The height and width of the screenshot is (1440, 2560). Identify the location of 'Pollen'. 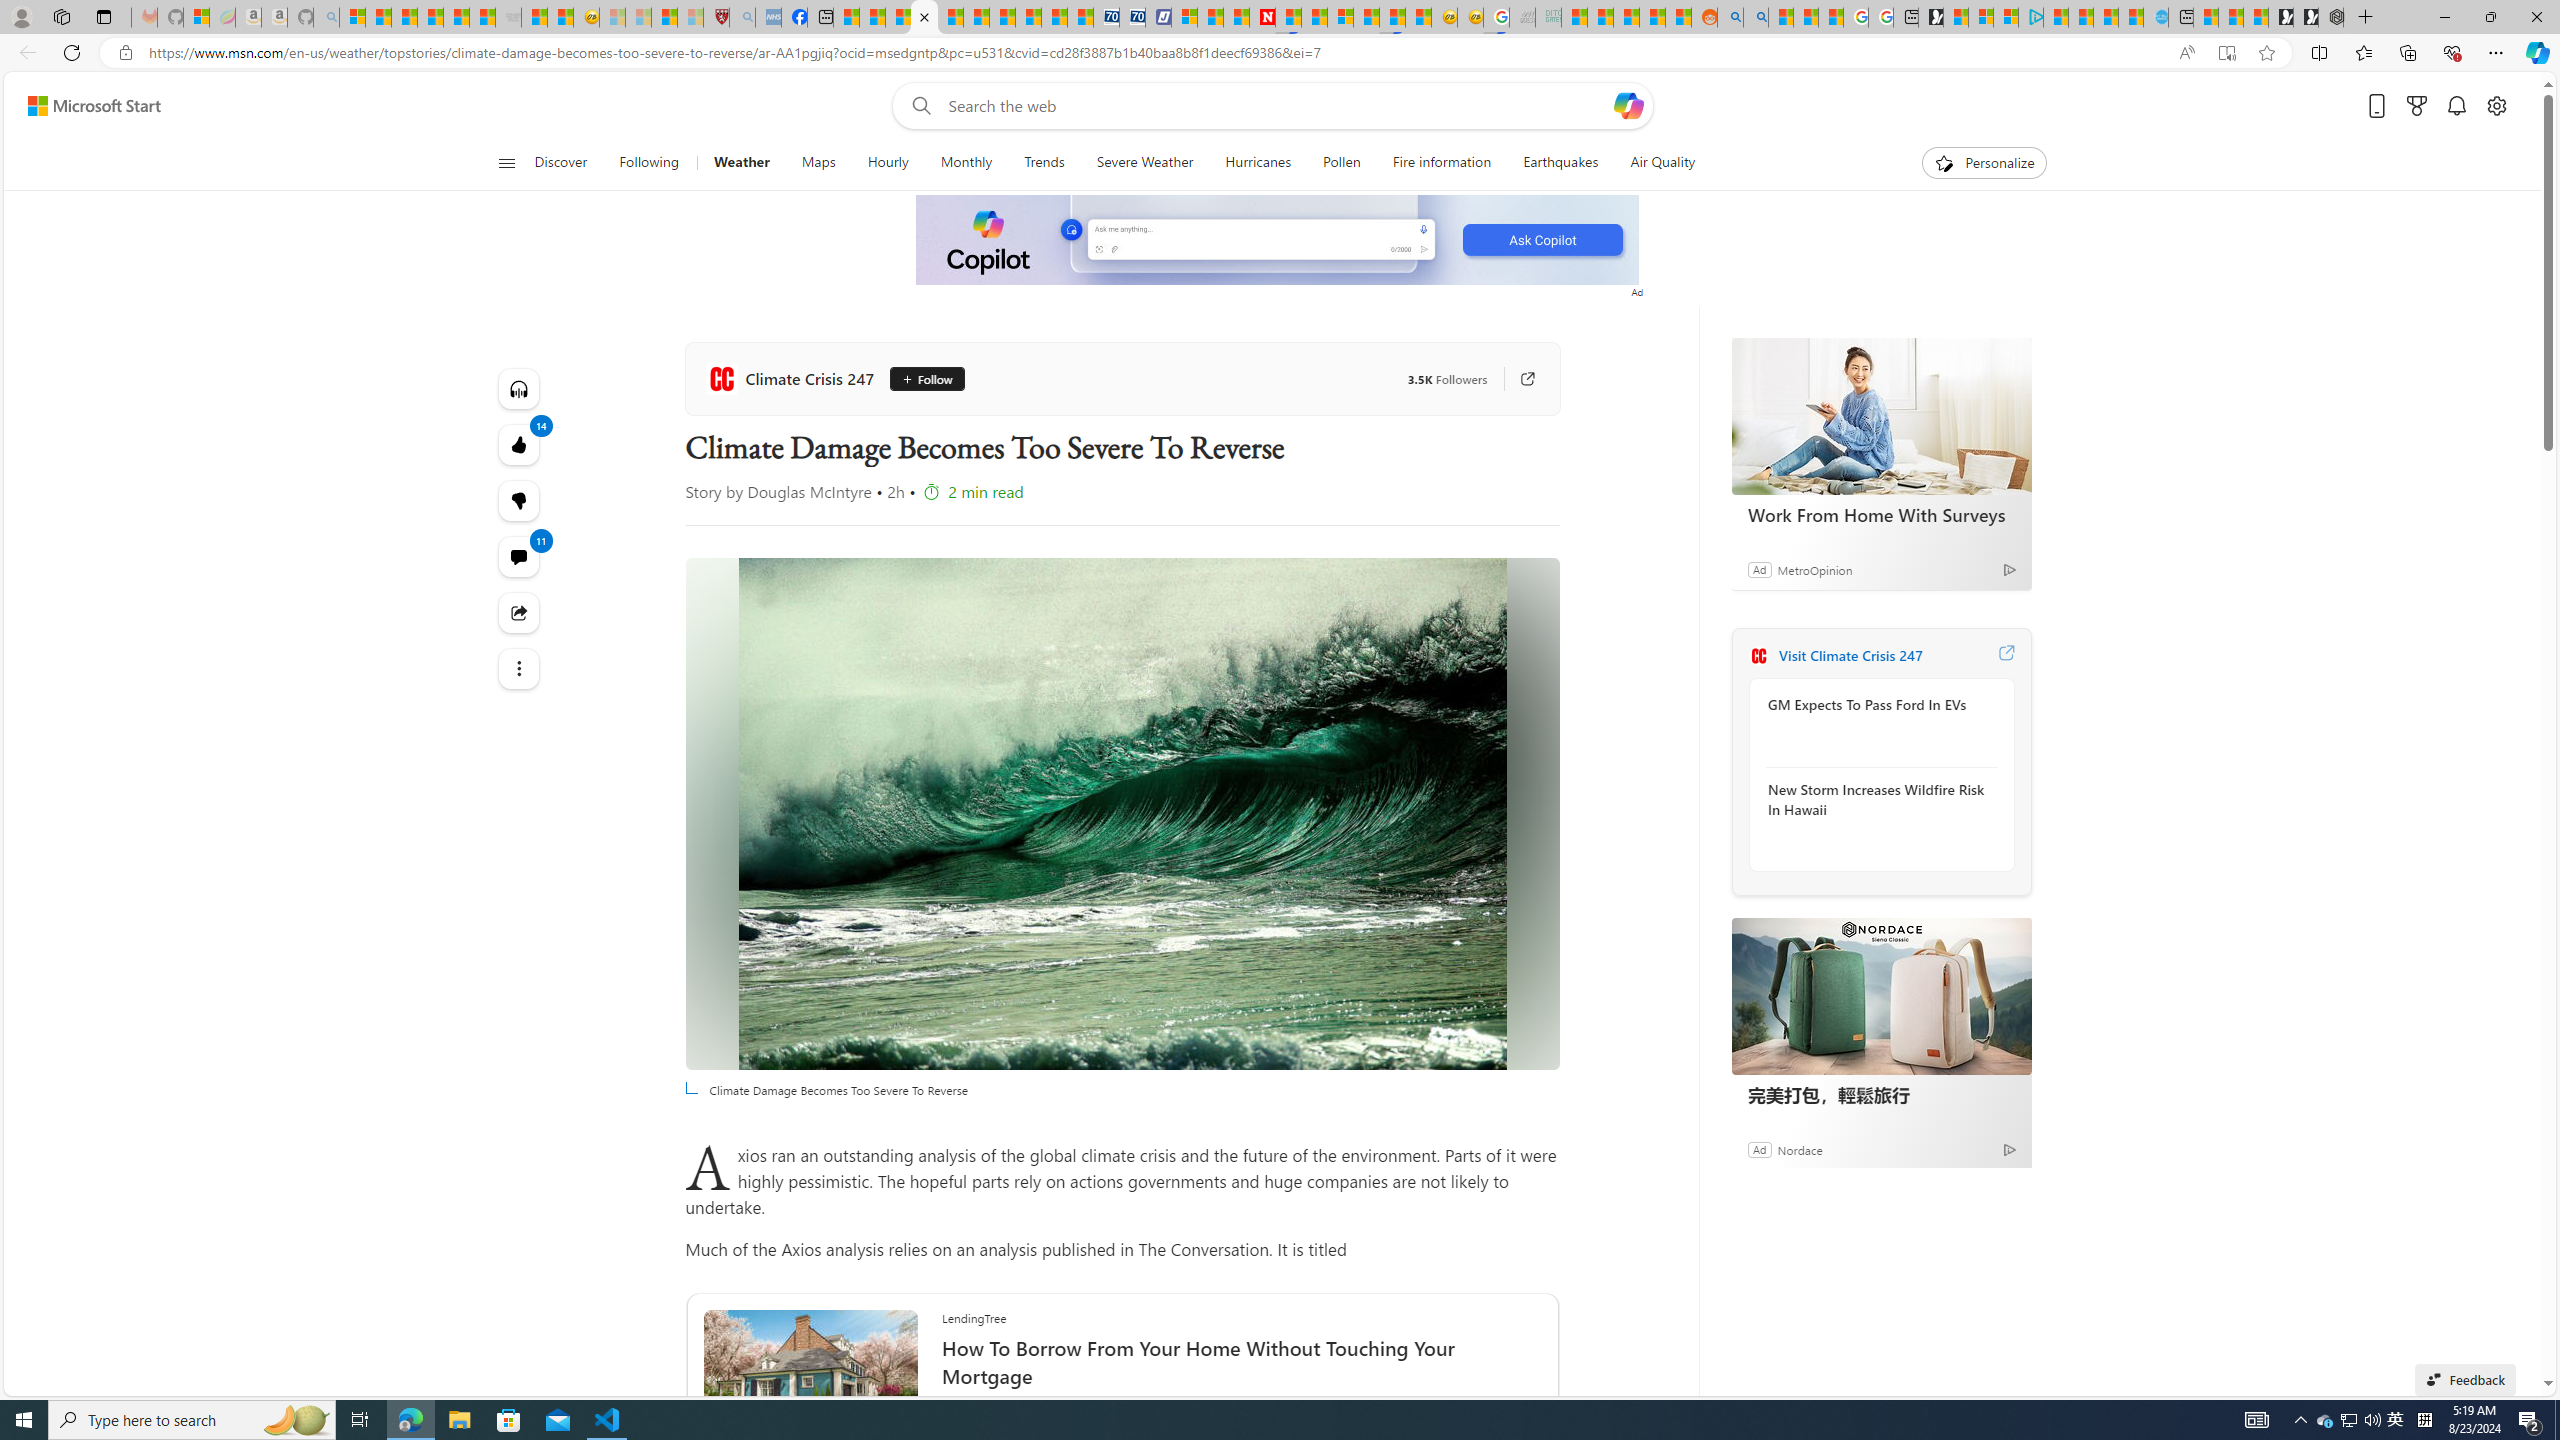
(1341, 162).